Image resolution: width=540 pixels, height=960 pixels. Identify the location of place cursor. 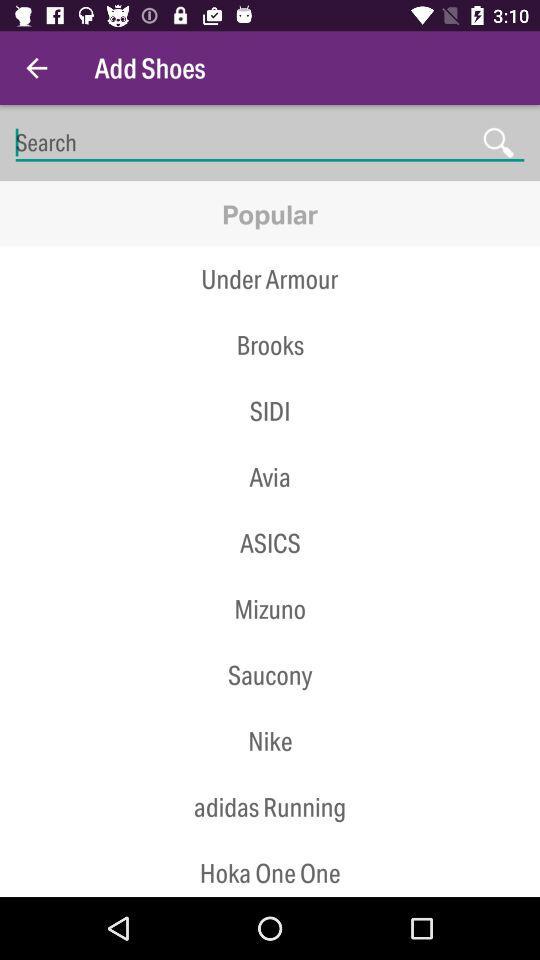
(270, 142).